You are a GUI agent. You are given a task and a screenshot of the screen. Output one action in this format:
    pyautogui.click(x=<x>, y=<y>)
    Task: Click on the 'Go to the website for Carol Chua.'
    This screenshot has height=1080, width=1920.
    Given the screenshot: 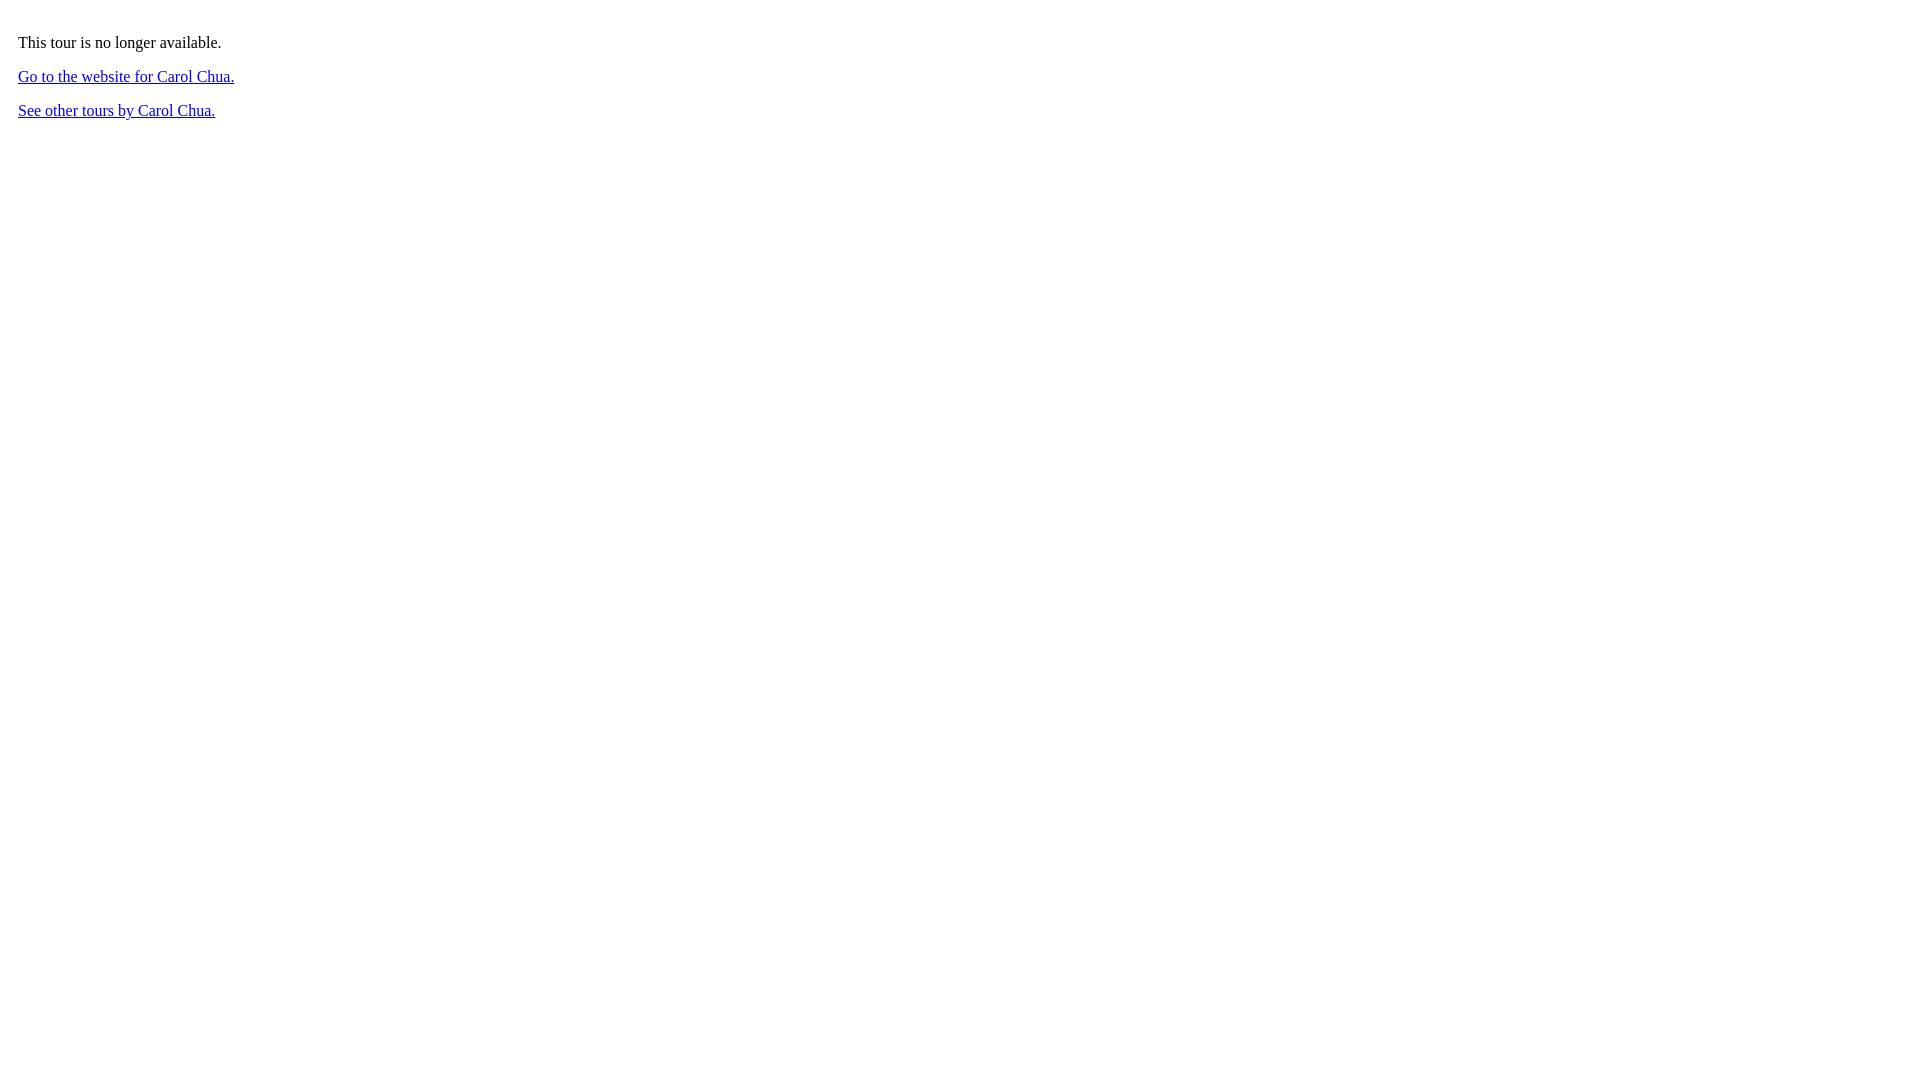 What is the action you would take?
    pyautogui.click(x=124, y=75)
    